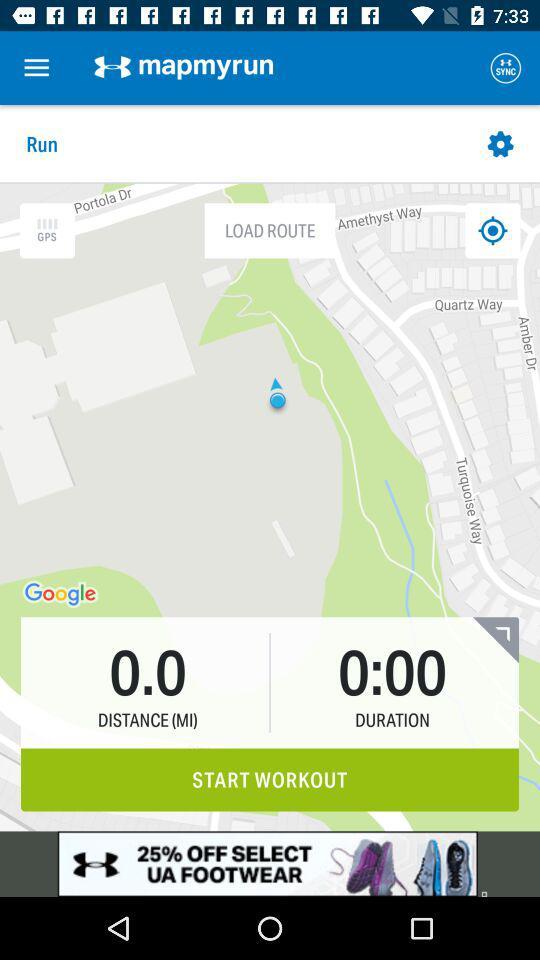 Image resolution: width=540 pixels, height=960 pixels. Describe the element at coordinates (491, 230) in the screenshot. I see `shows mark icon` at that location.